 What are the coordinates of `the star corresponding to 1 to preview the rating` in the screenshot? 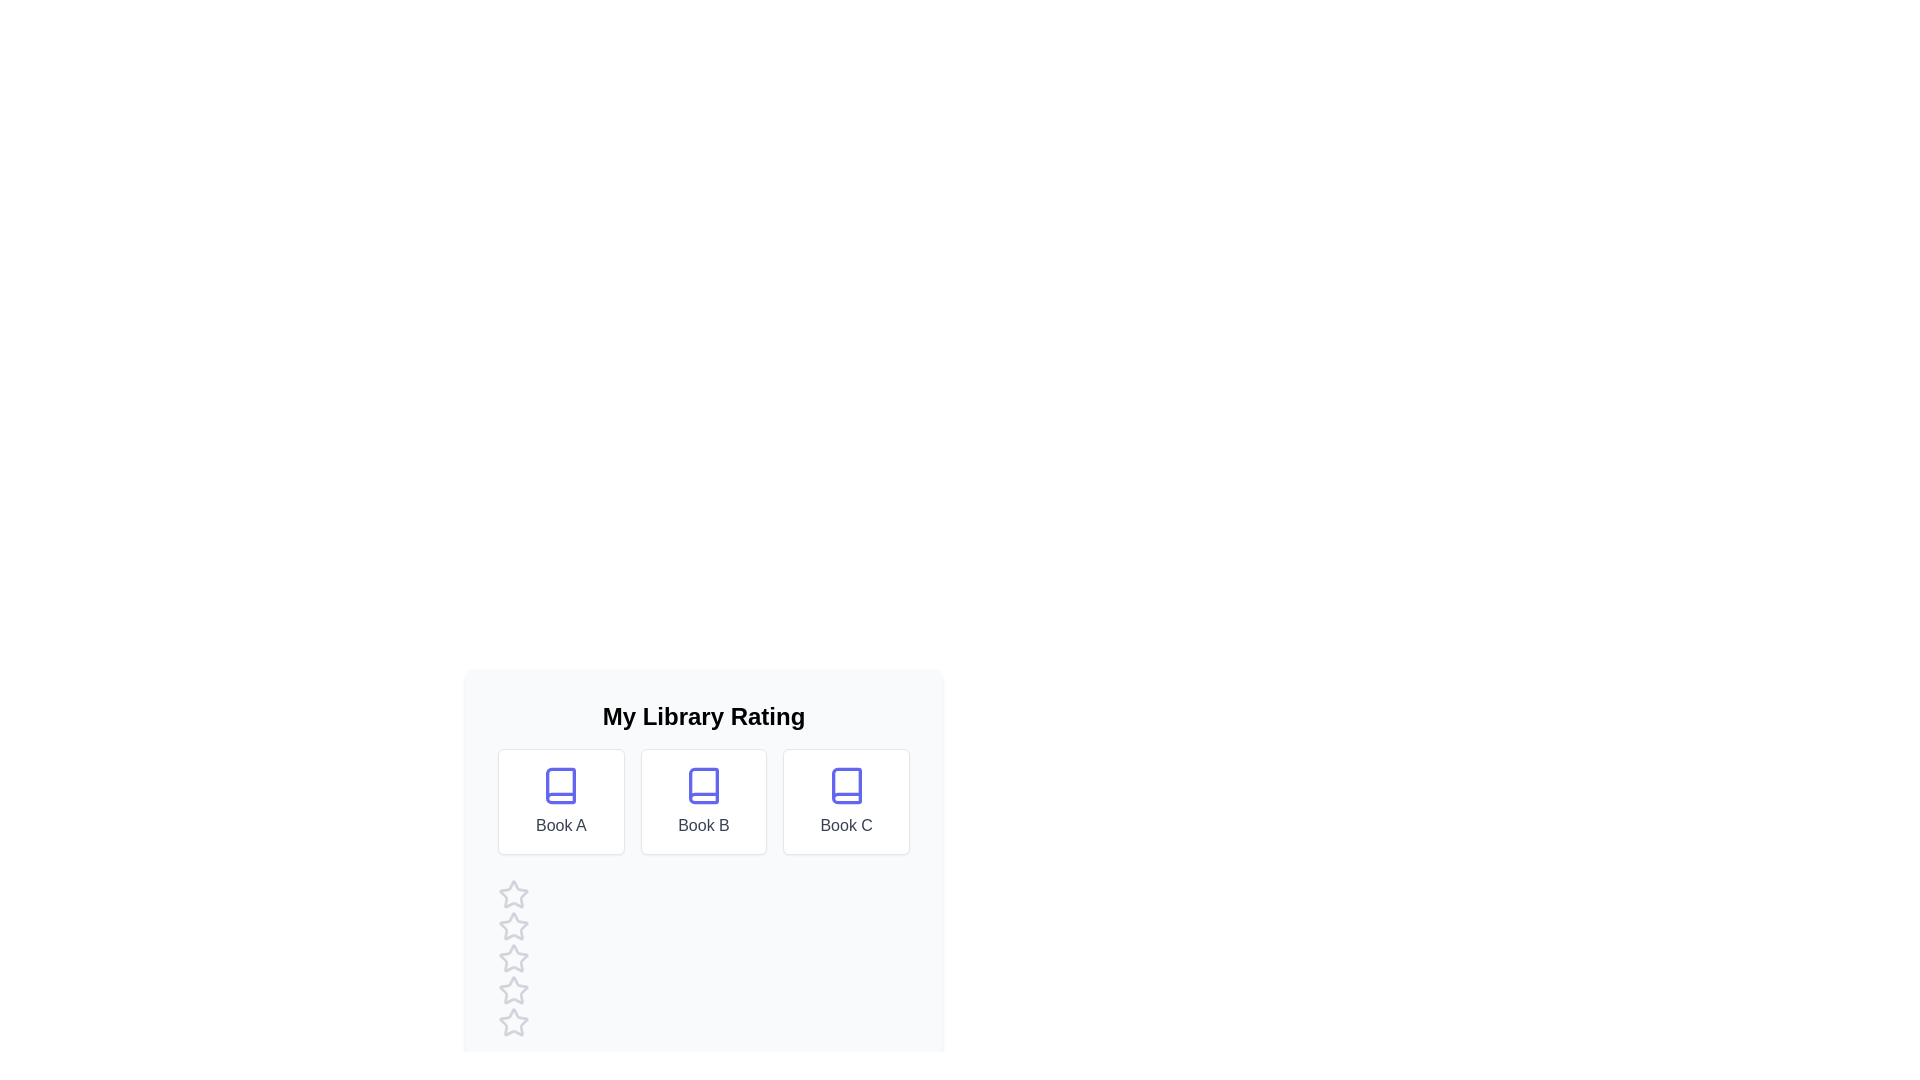 It's located at (513, 893).